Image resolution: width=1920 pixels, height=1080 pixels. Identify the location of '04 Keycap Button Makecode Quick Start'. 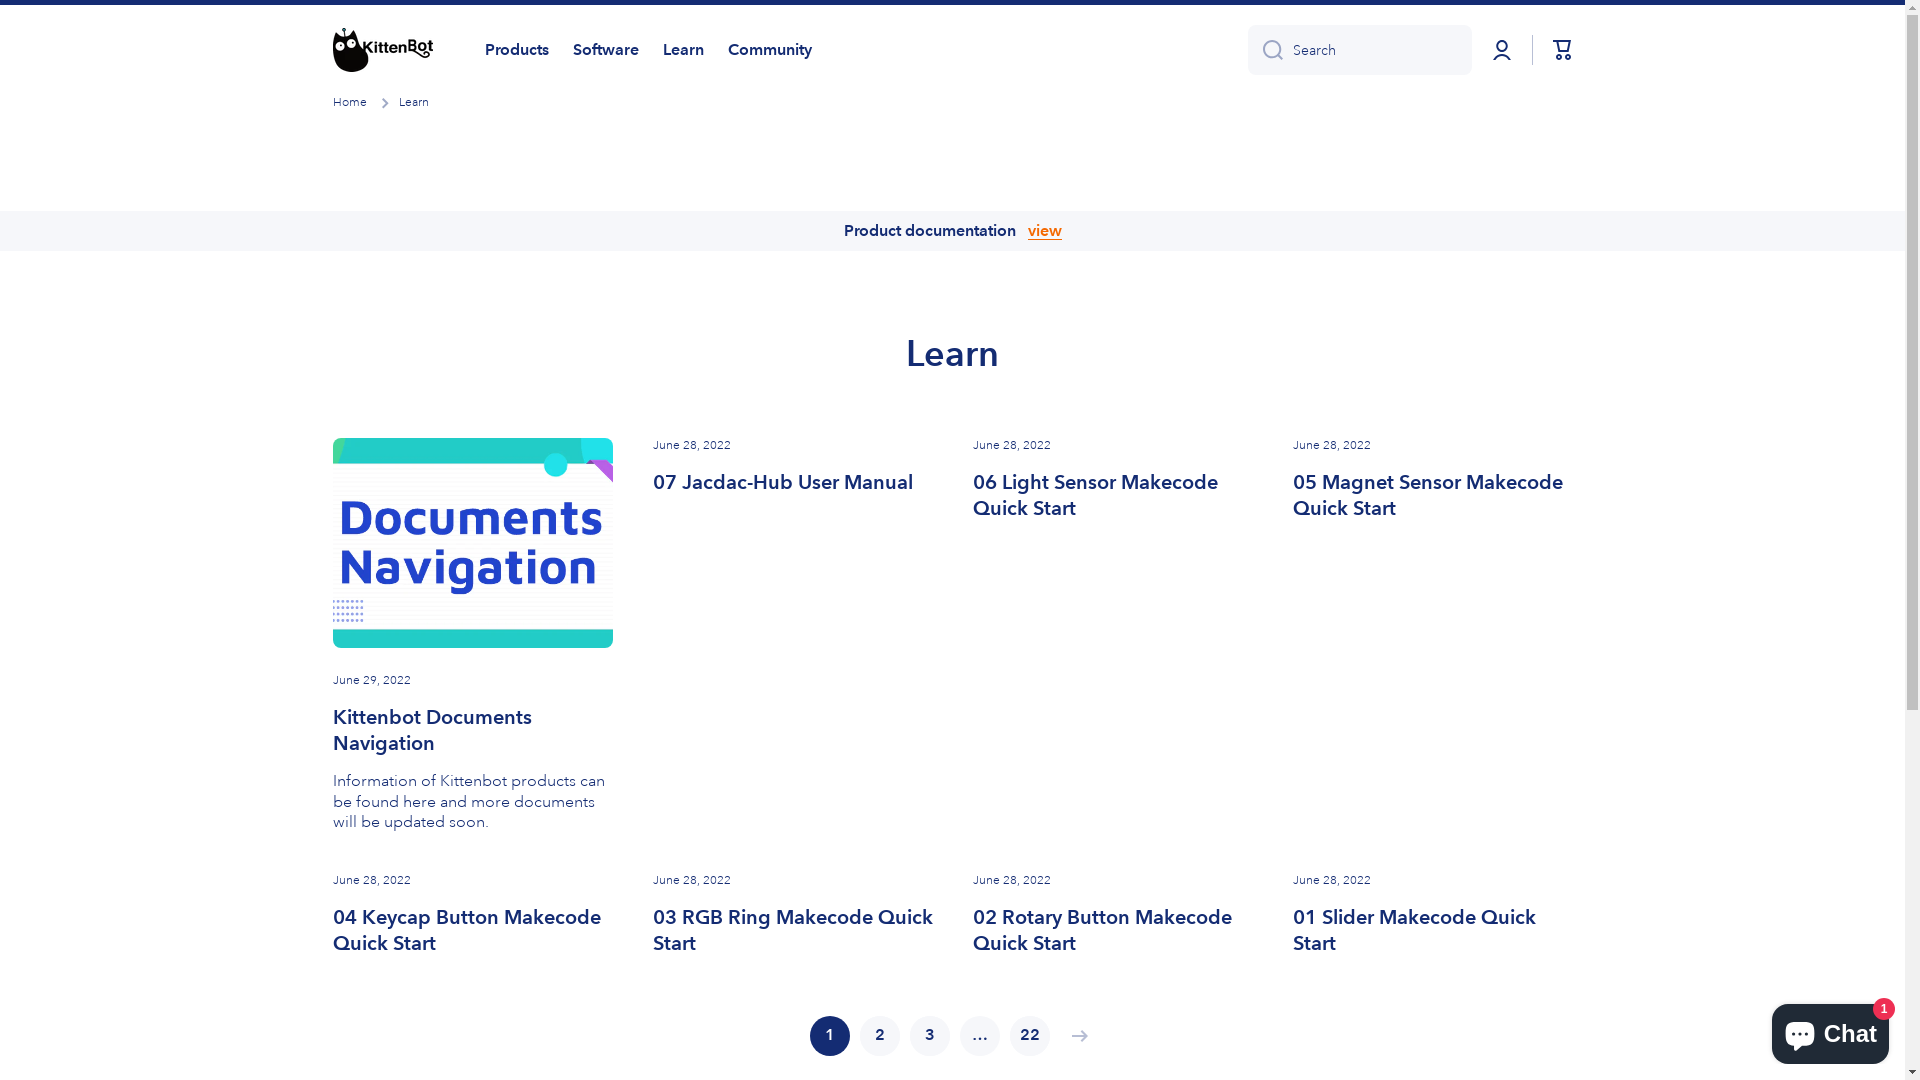
(331, 929).